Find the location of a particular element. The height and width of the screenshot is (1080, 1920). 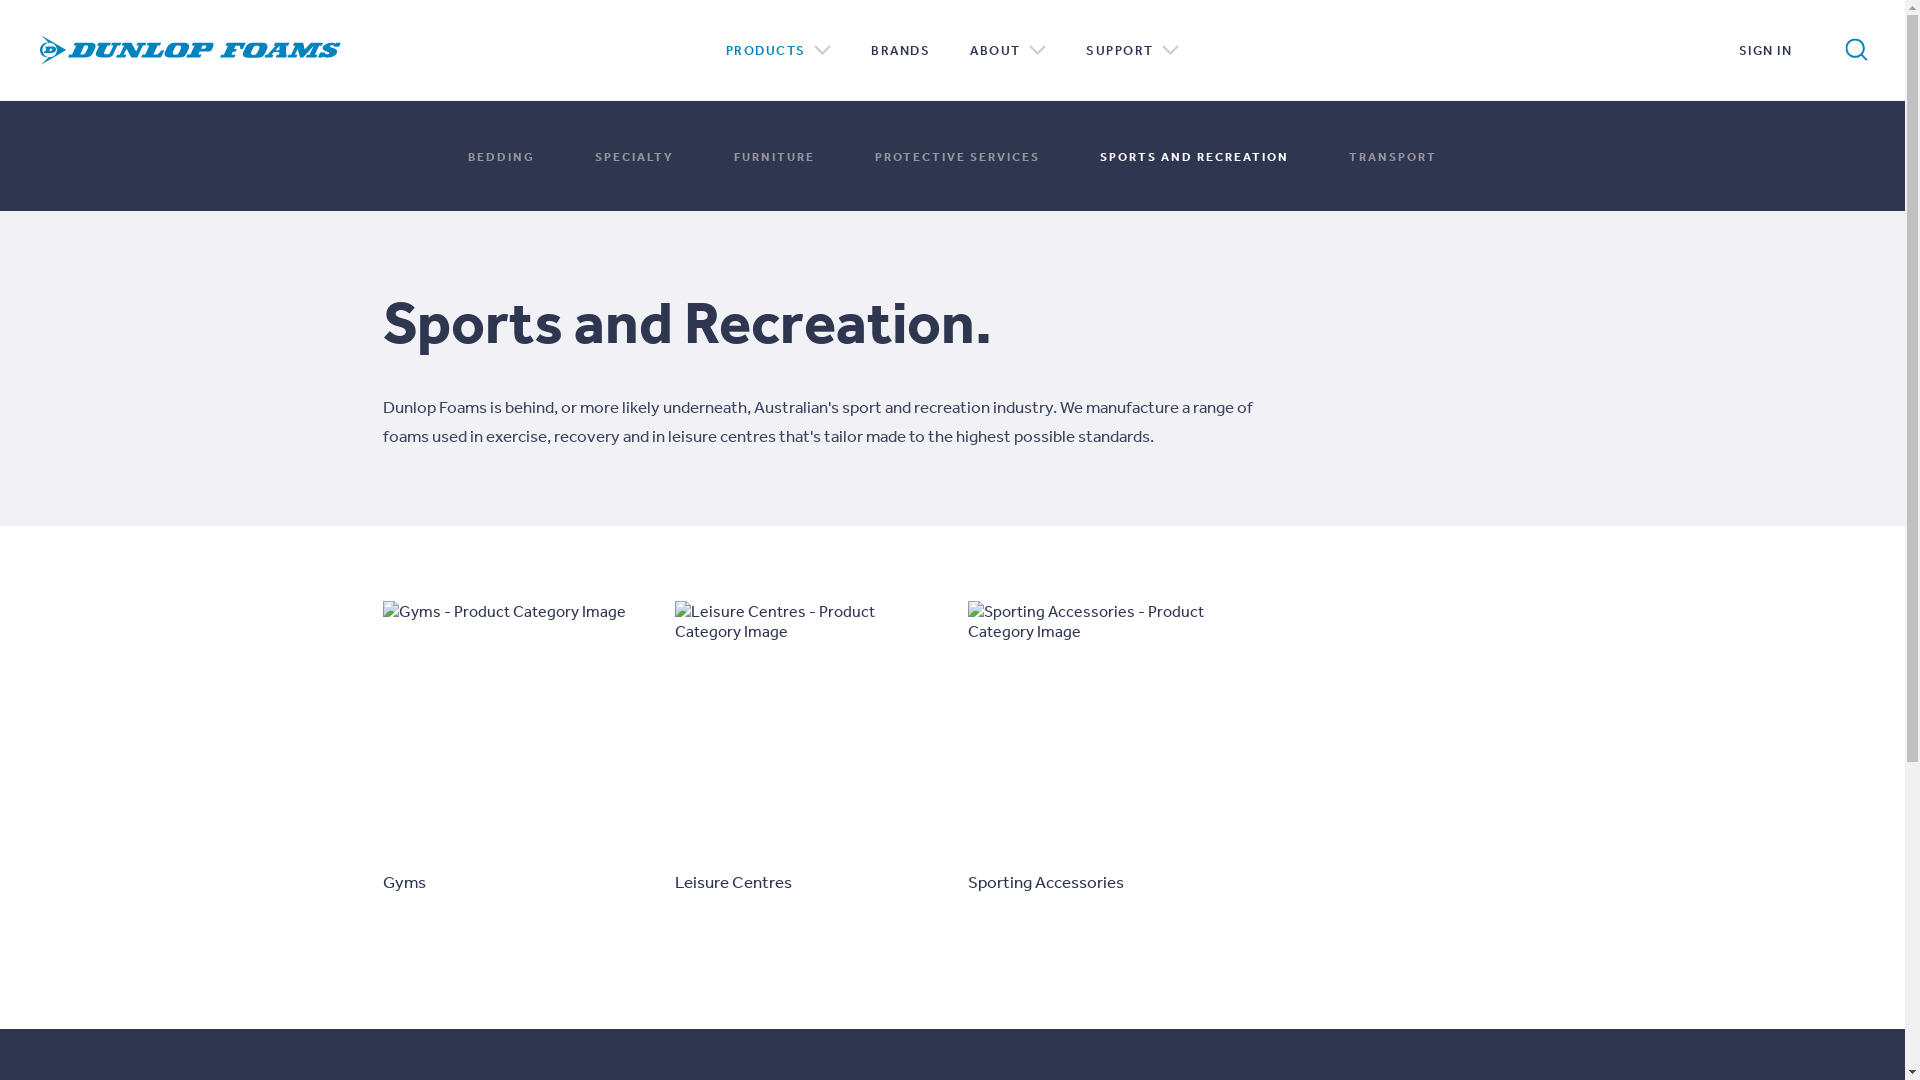

'Sporting Accessories' is located at coordinates (1098, 748).